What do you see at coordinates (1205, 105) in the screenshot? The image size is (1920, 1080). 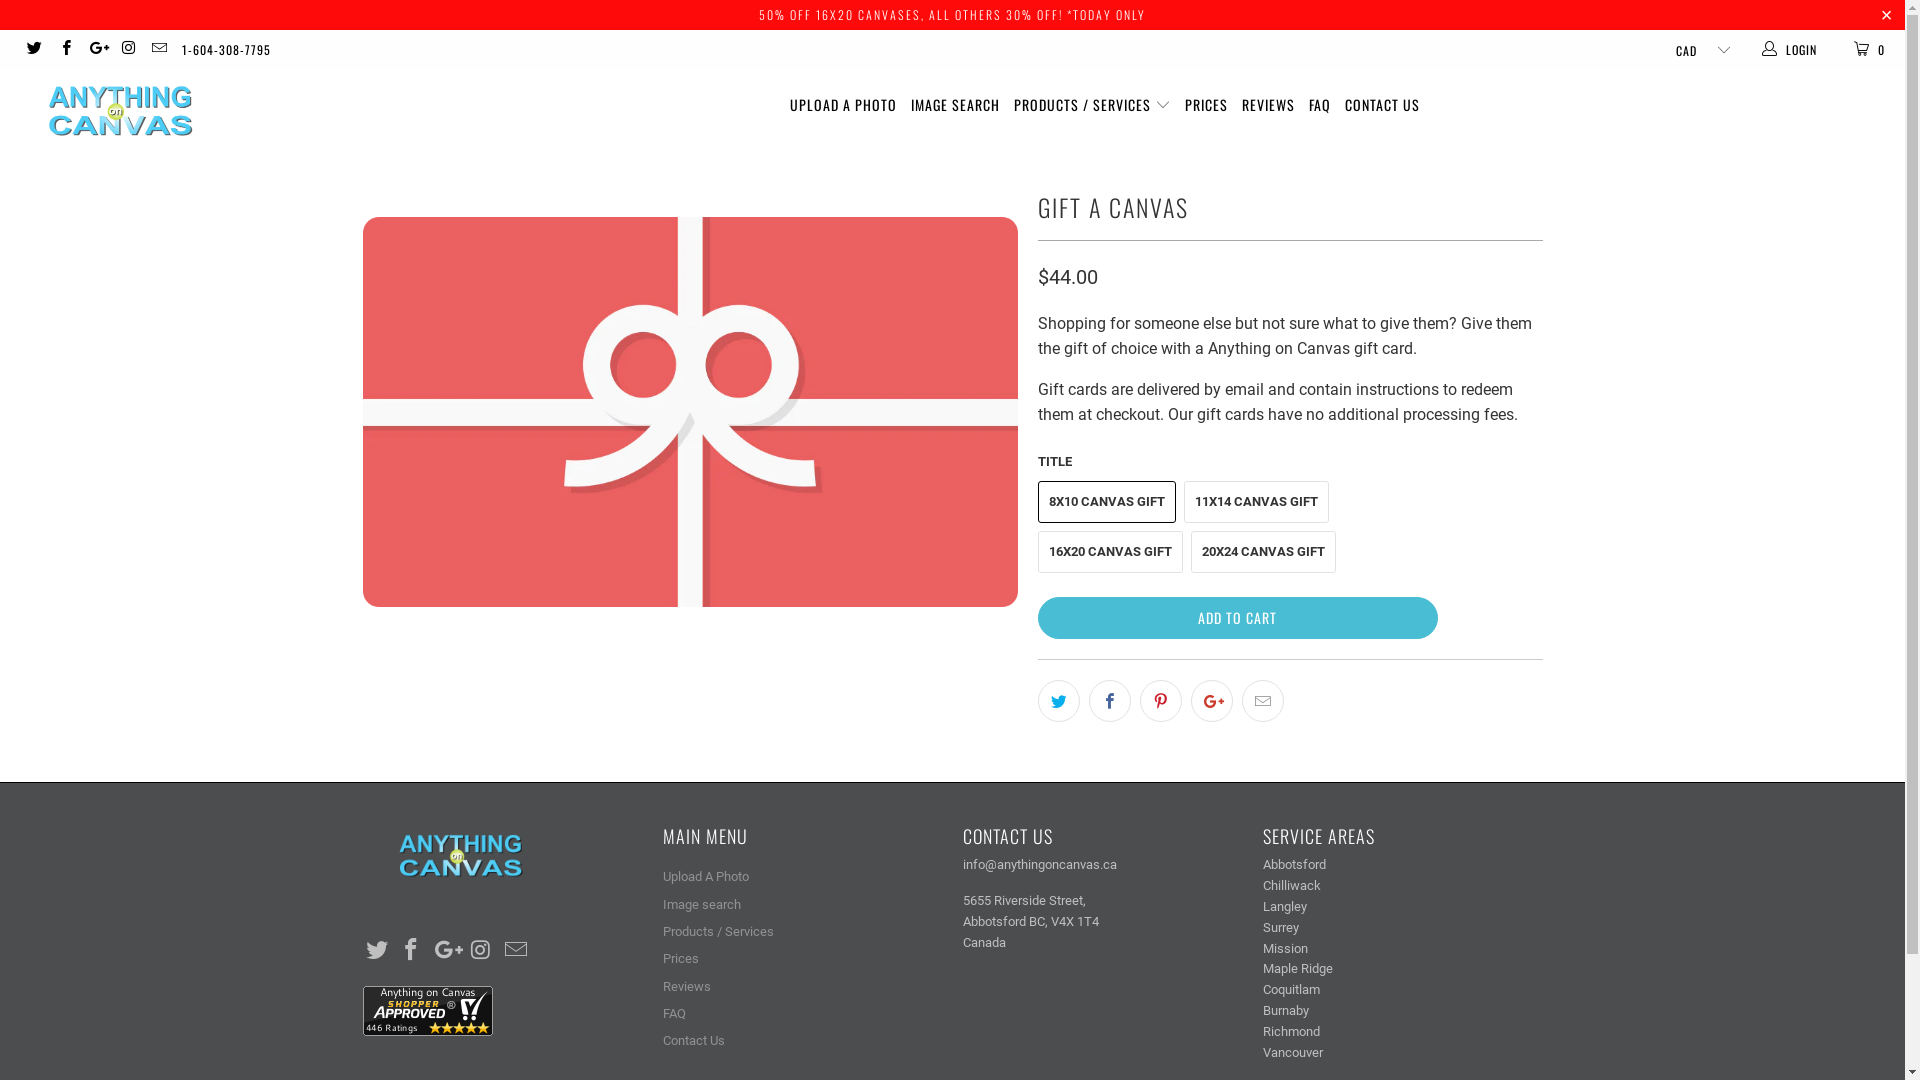 I see `'PRICES'` at bounding box center [1205, 105].